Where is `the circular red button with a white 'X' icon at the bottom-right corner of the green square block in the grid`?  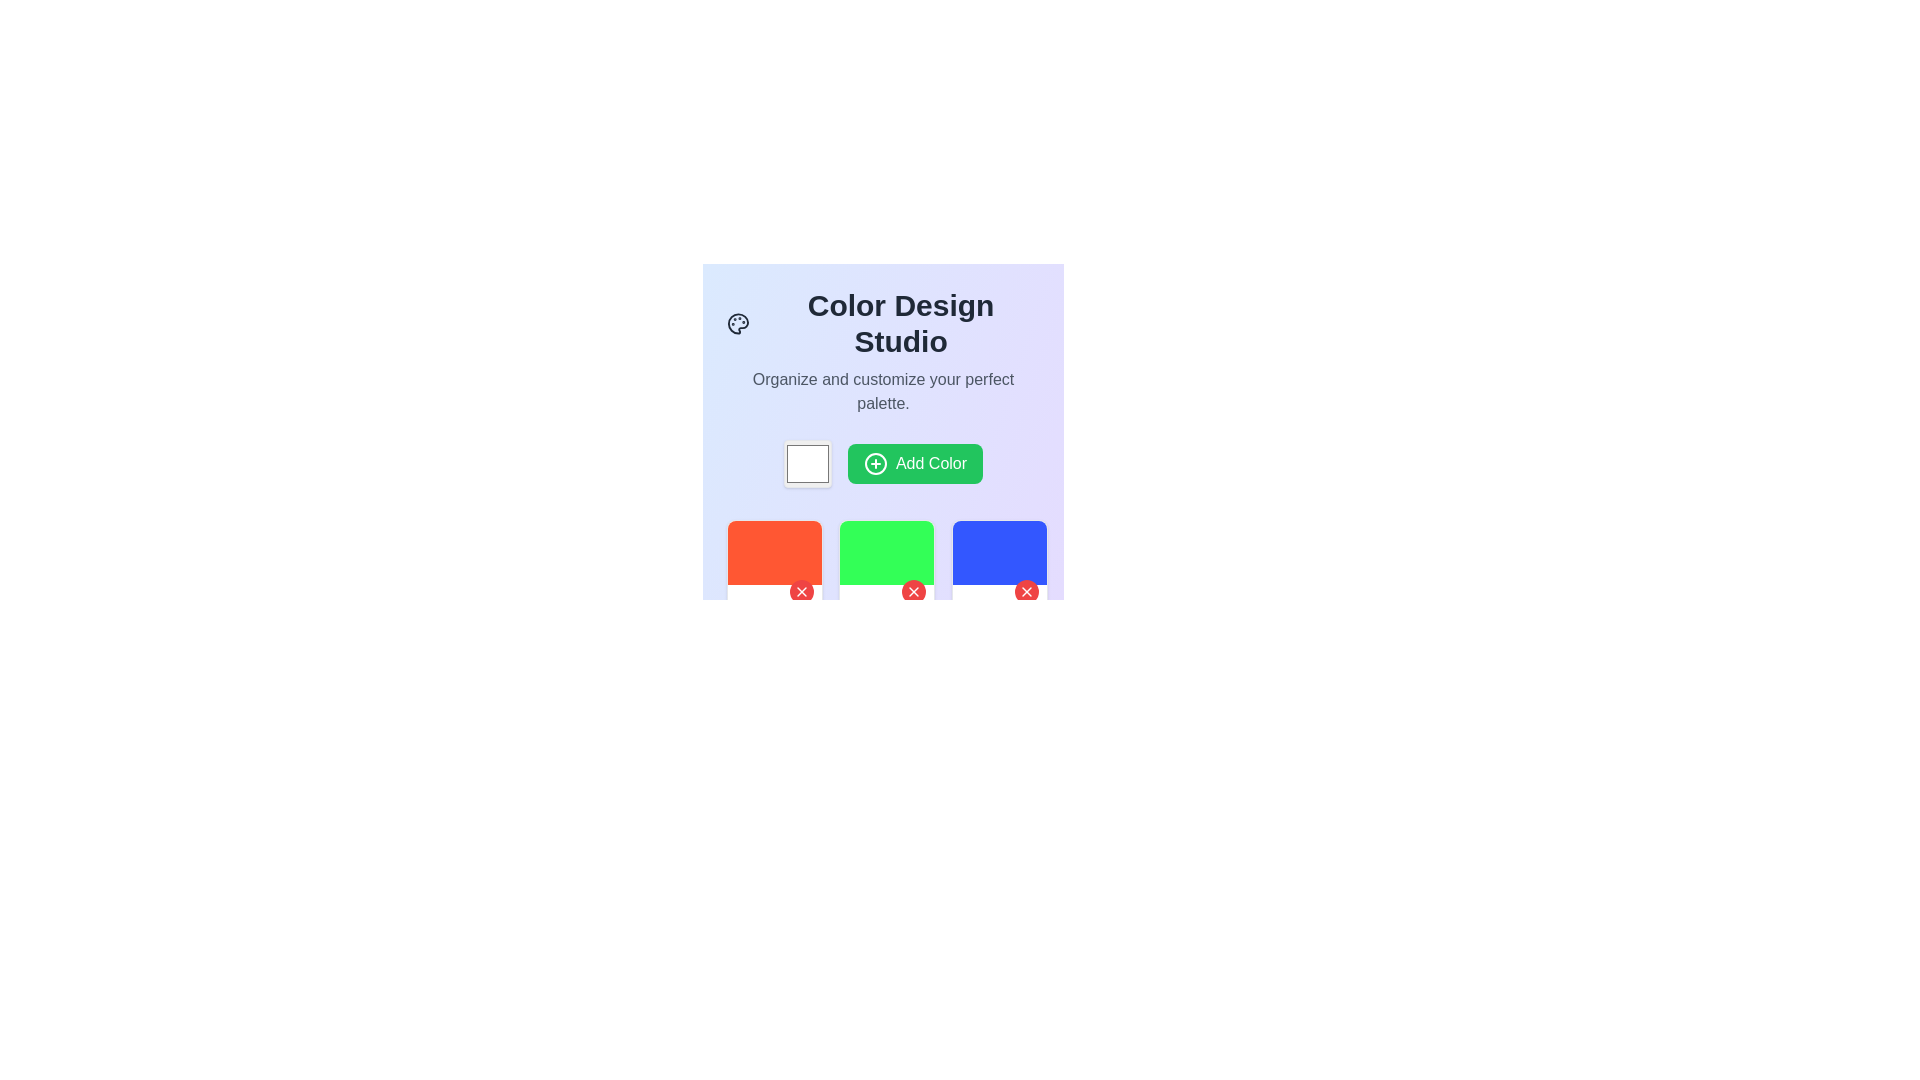
the circular red button with a white 'X' icon at the bottom-right corner of the green square block in the grid is located at coordinates (913, 592).